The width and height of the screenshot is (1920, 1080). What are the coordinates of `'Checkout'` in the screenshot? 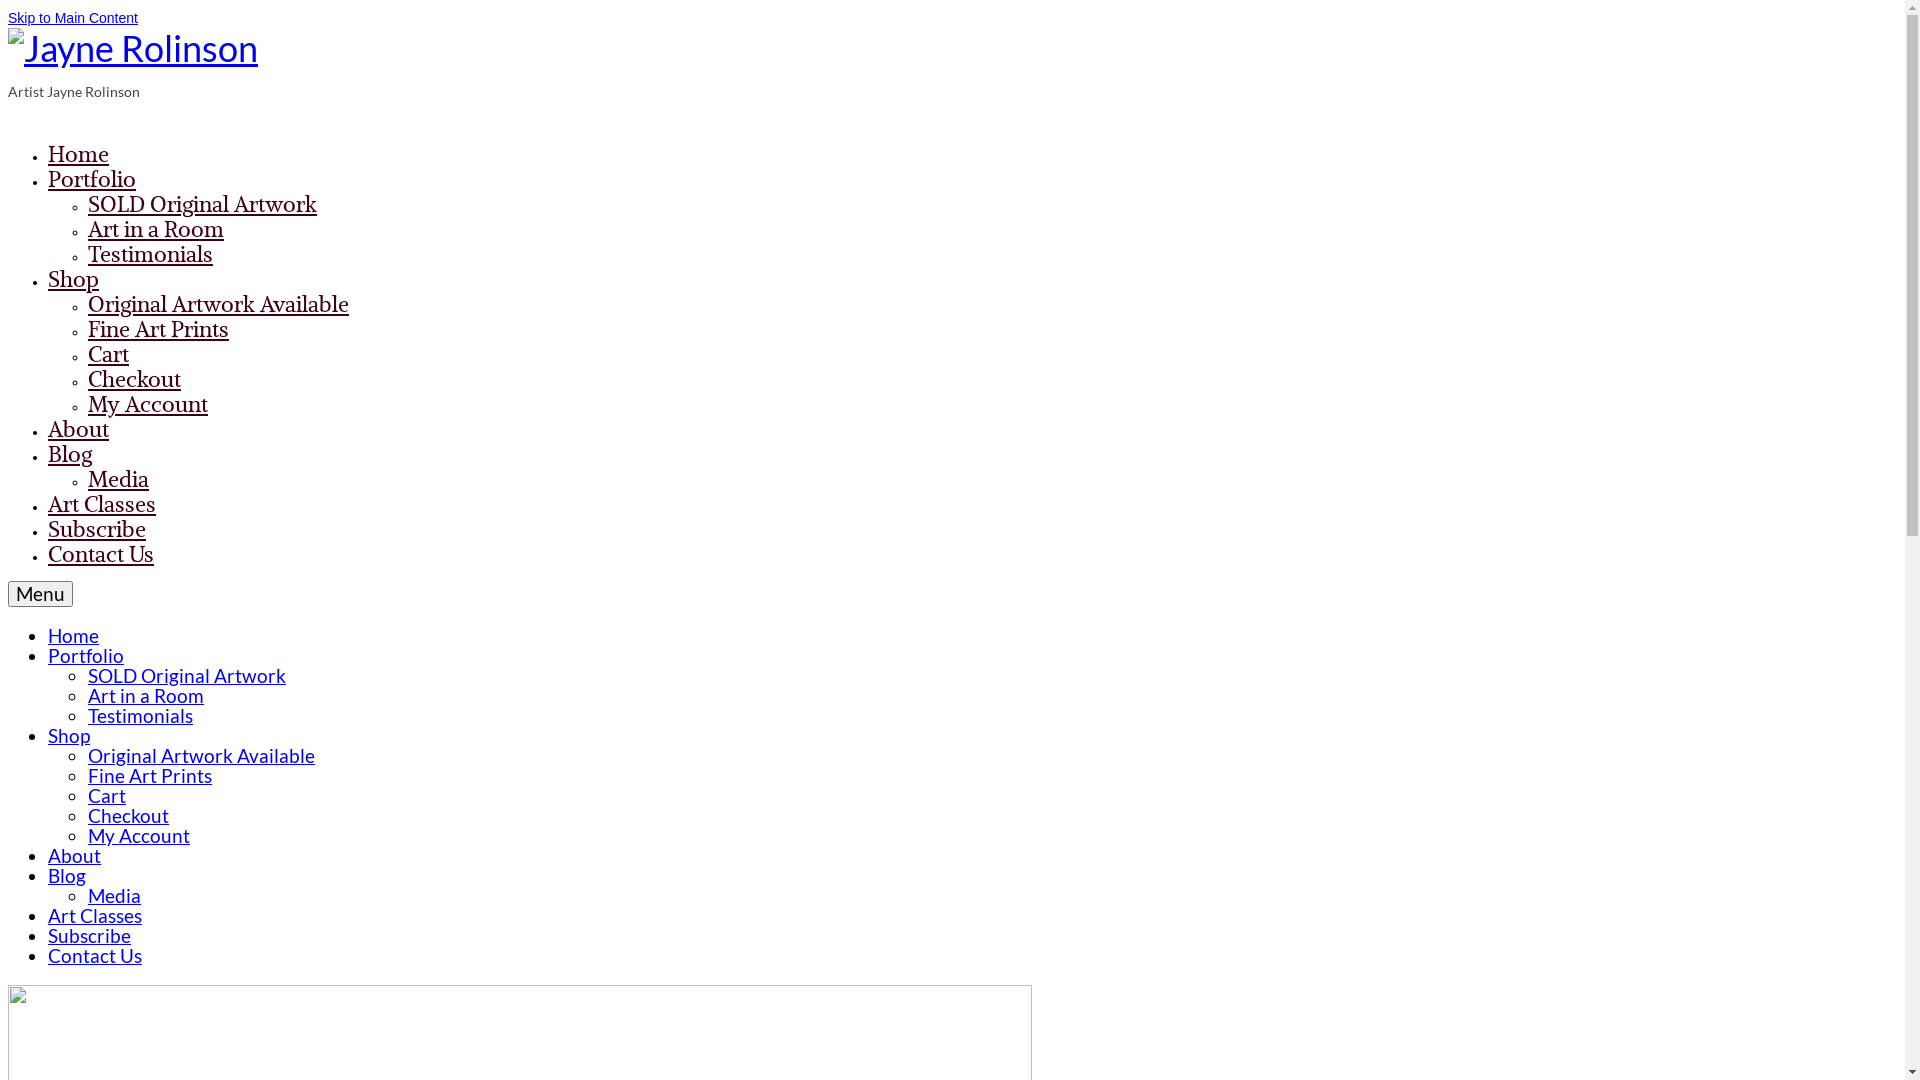 It's located at (133, 378).